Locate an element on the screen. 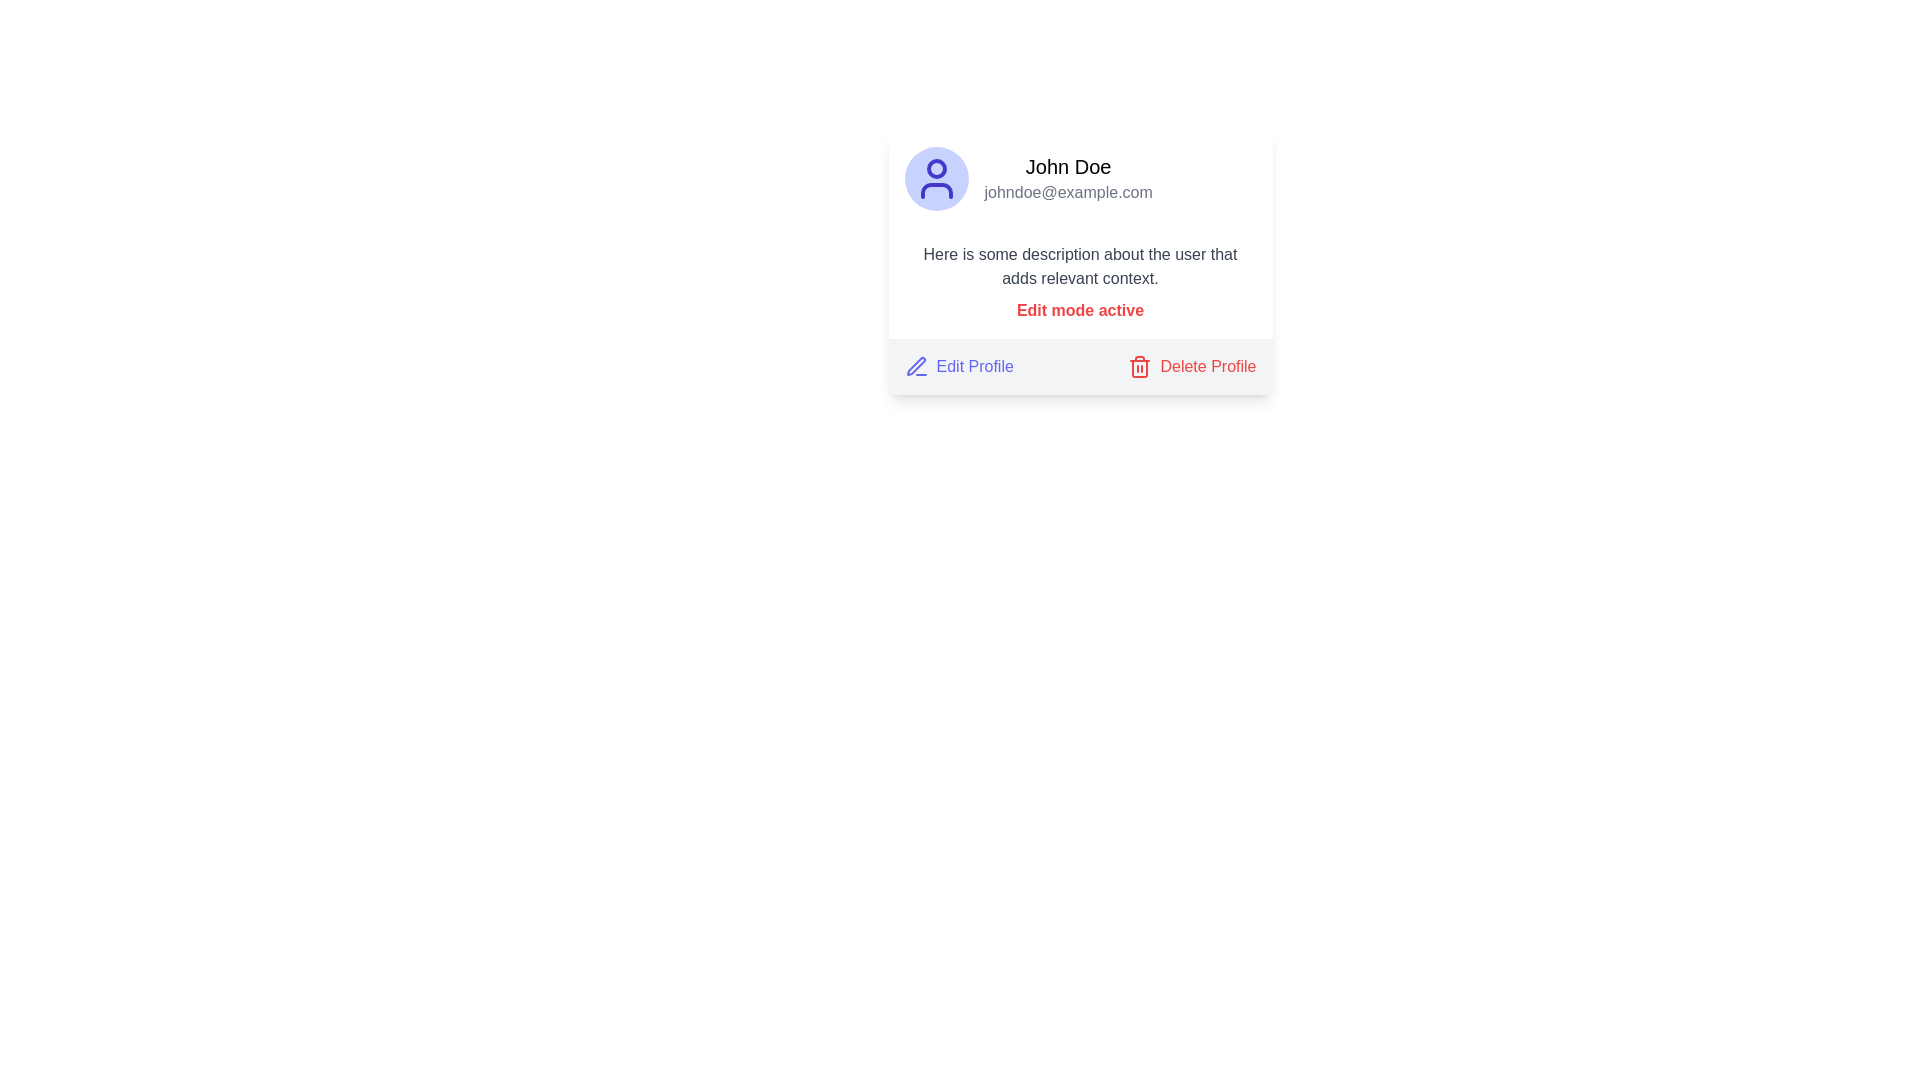 This screenshot has width=1920, height=1080. the text label indicating that the edit mode is active, which is positioned within a card-like component showcasing user information, situated between a descriptive paragraph and the buttons 'Edit Profile' and 'Delete Profile' is located at coordinates (1079, 311).